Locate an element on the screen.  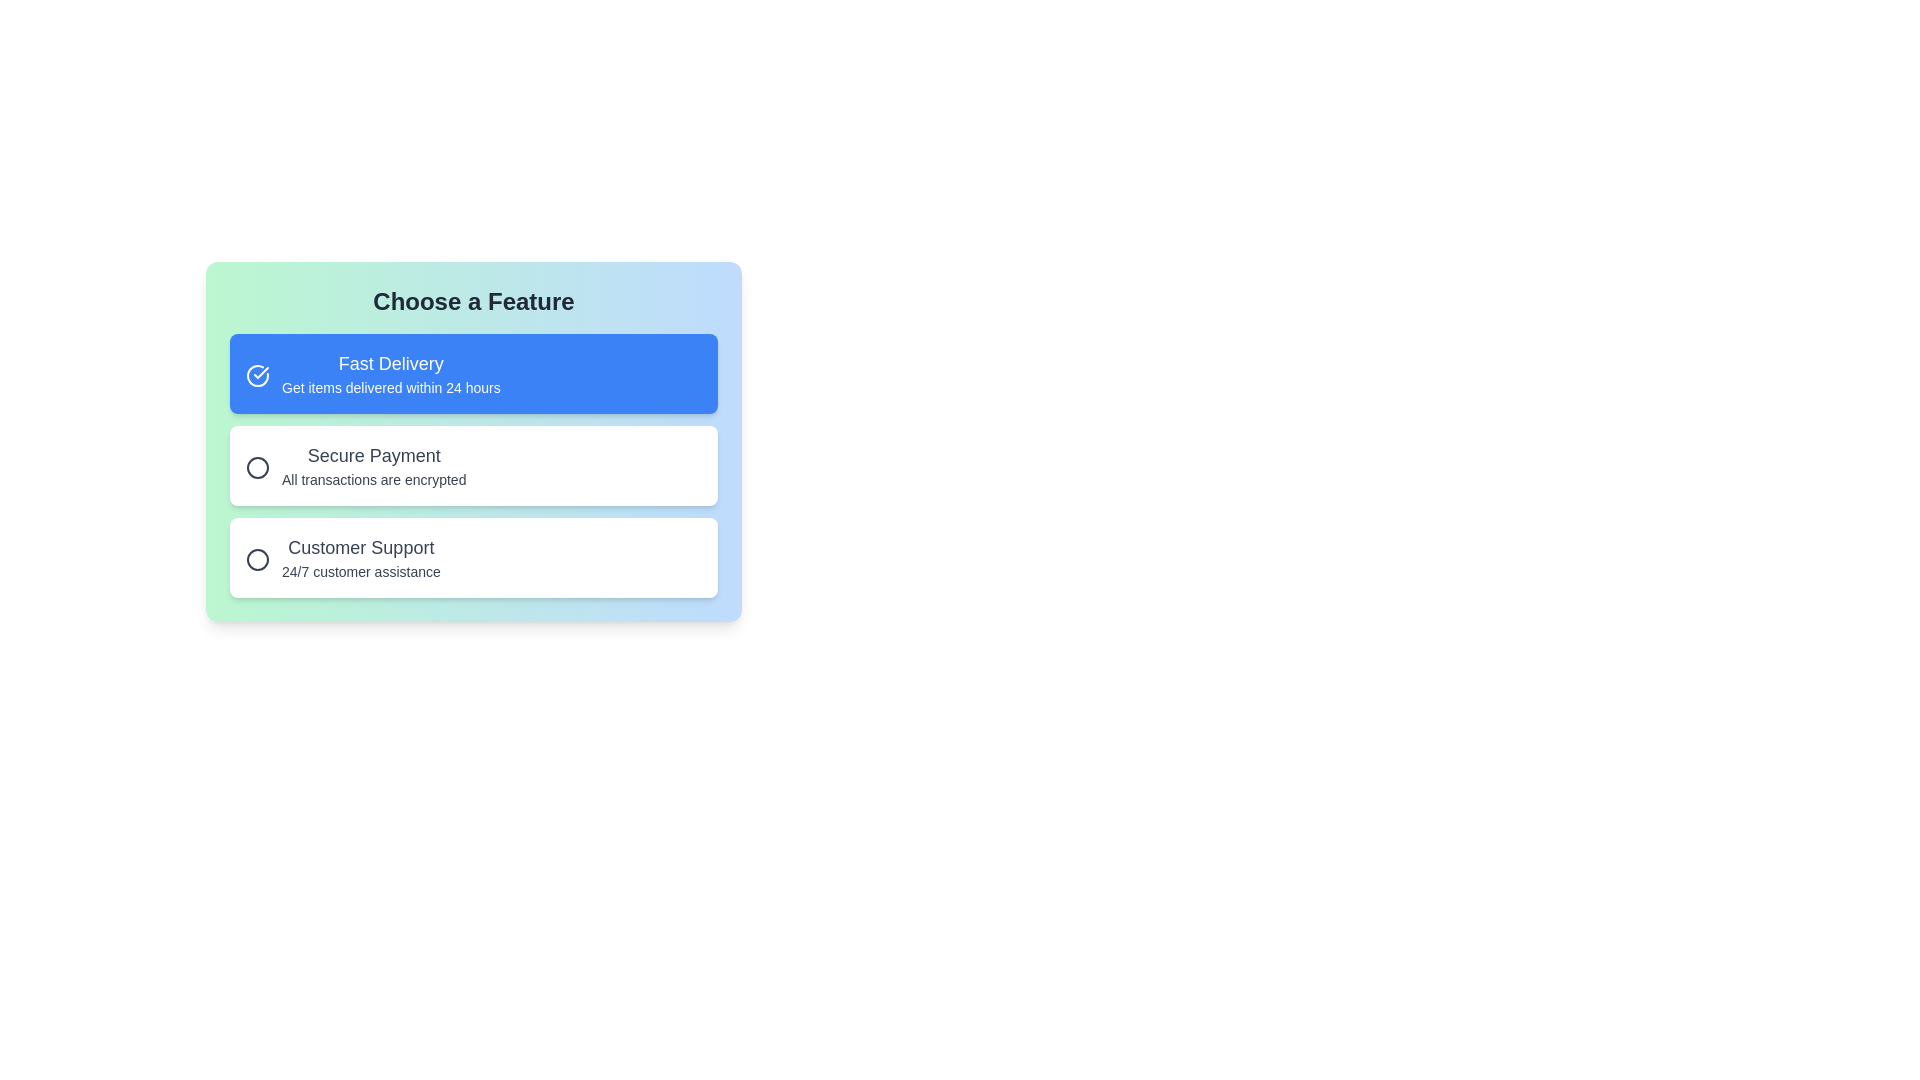
one of the options in the list of selectable features located directly below the title 'Choose a Feature' is located at coordinates (473, 466).